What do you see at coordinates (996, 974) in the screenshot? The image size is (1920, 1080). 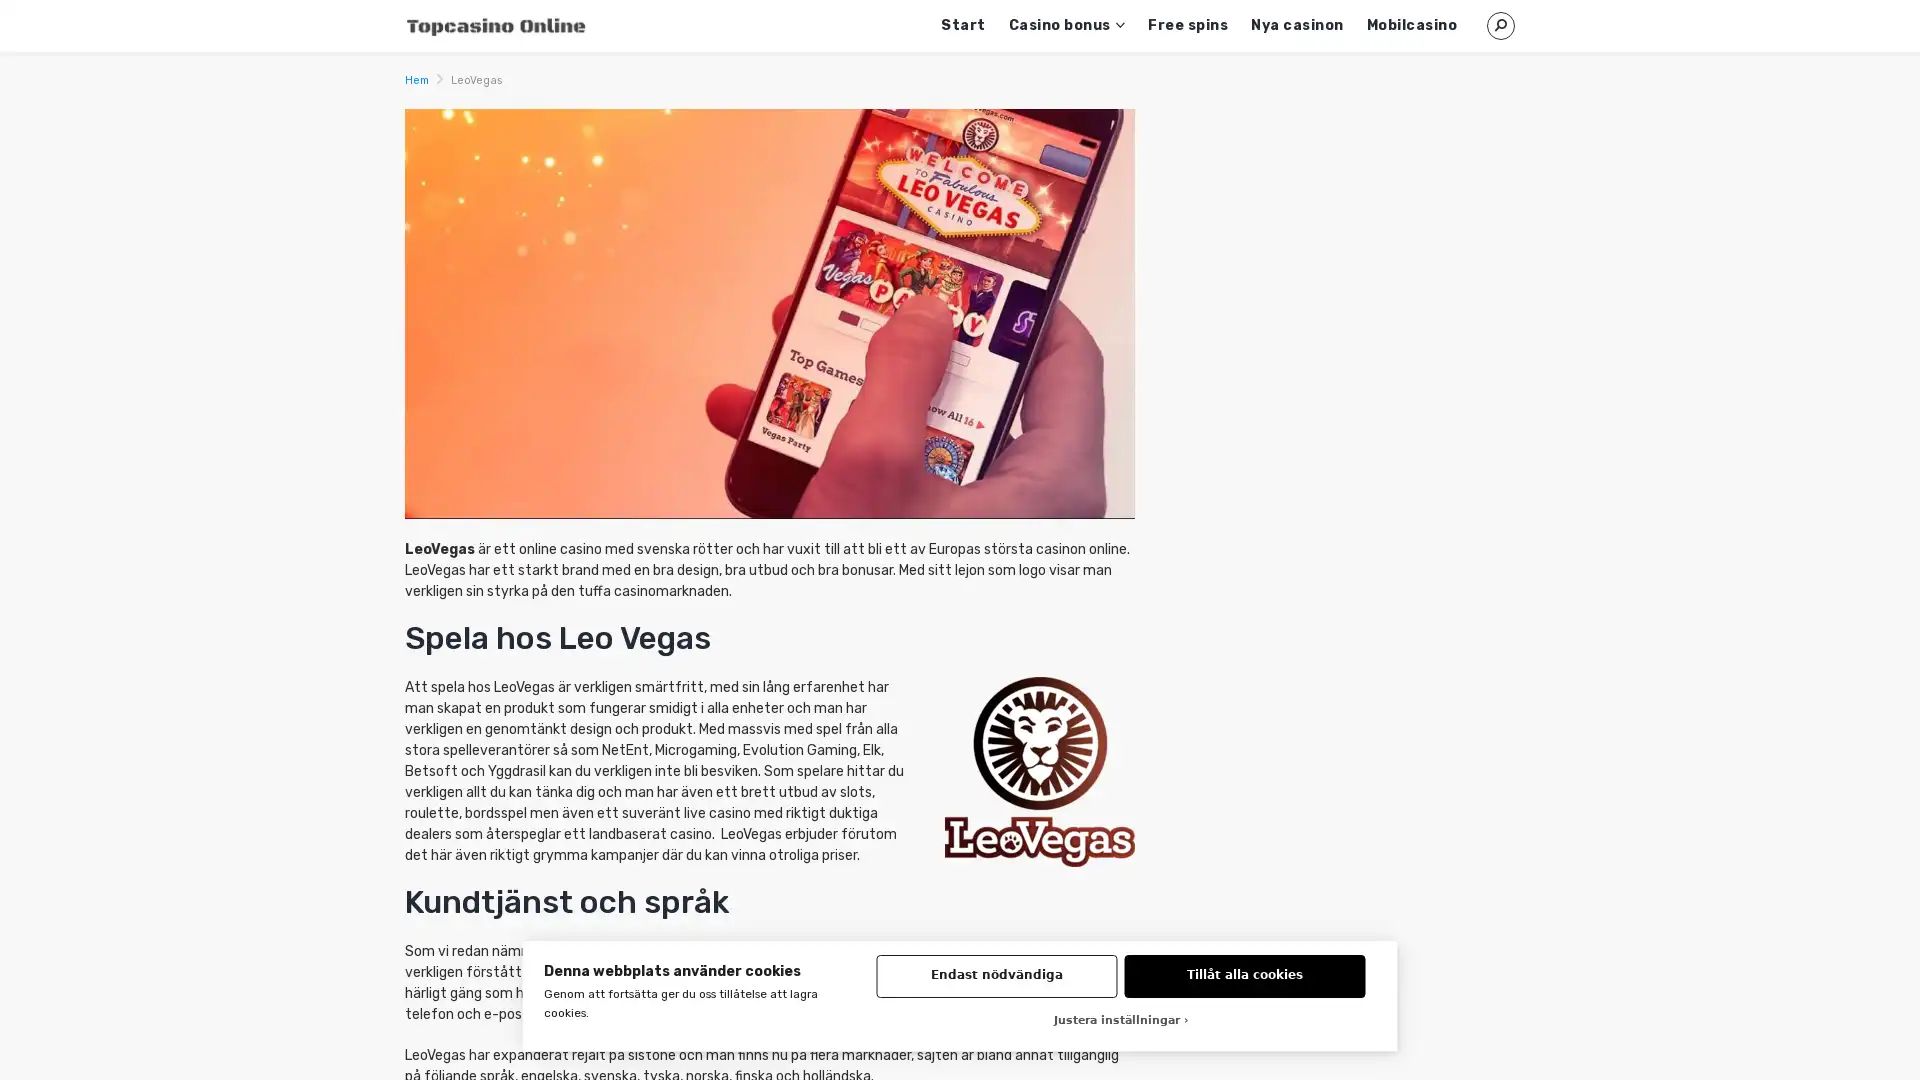 I see `Endast nodvandiga` at bounding box center [996, 974].